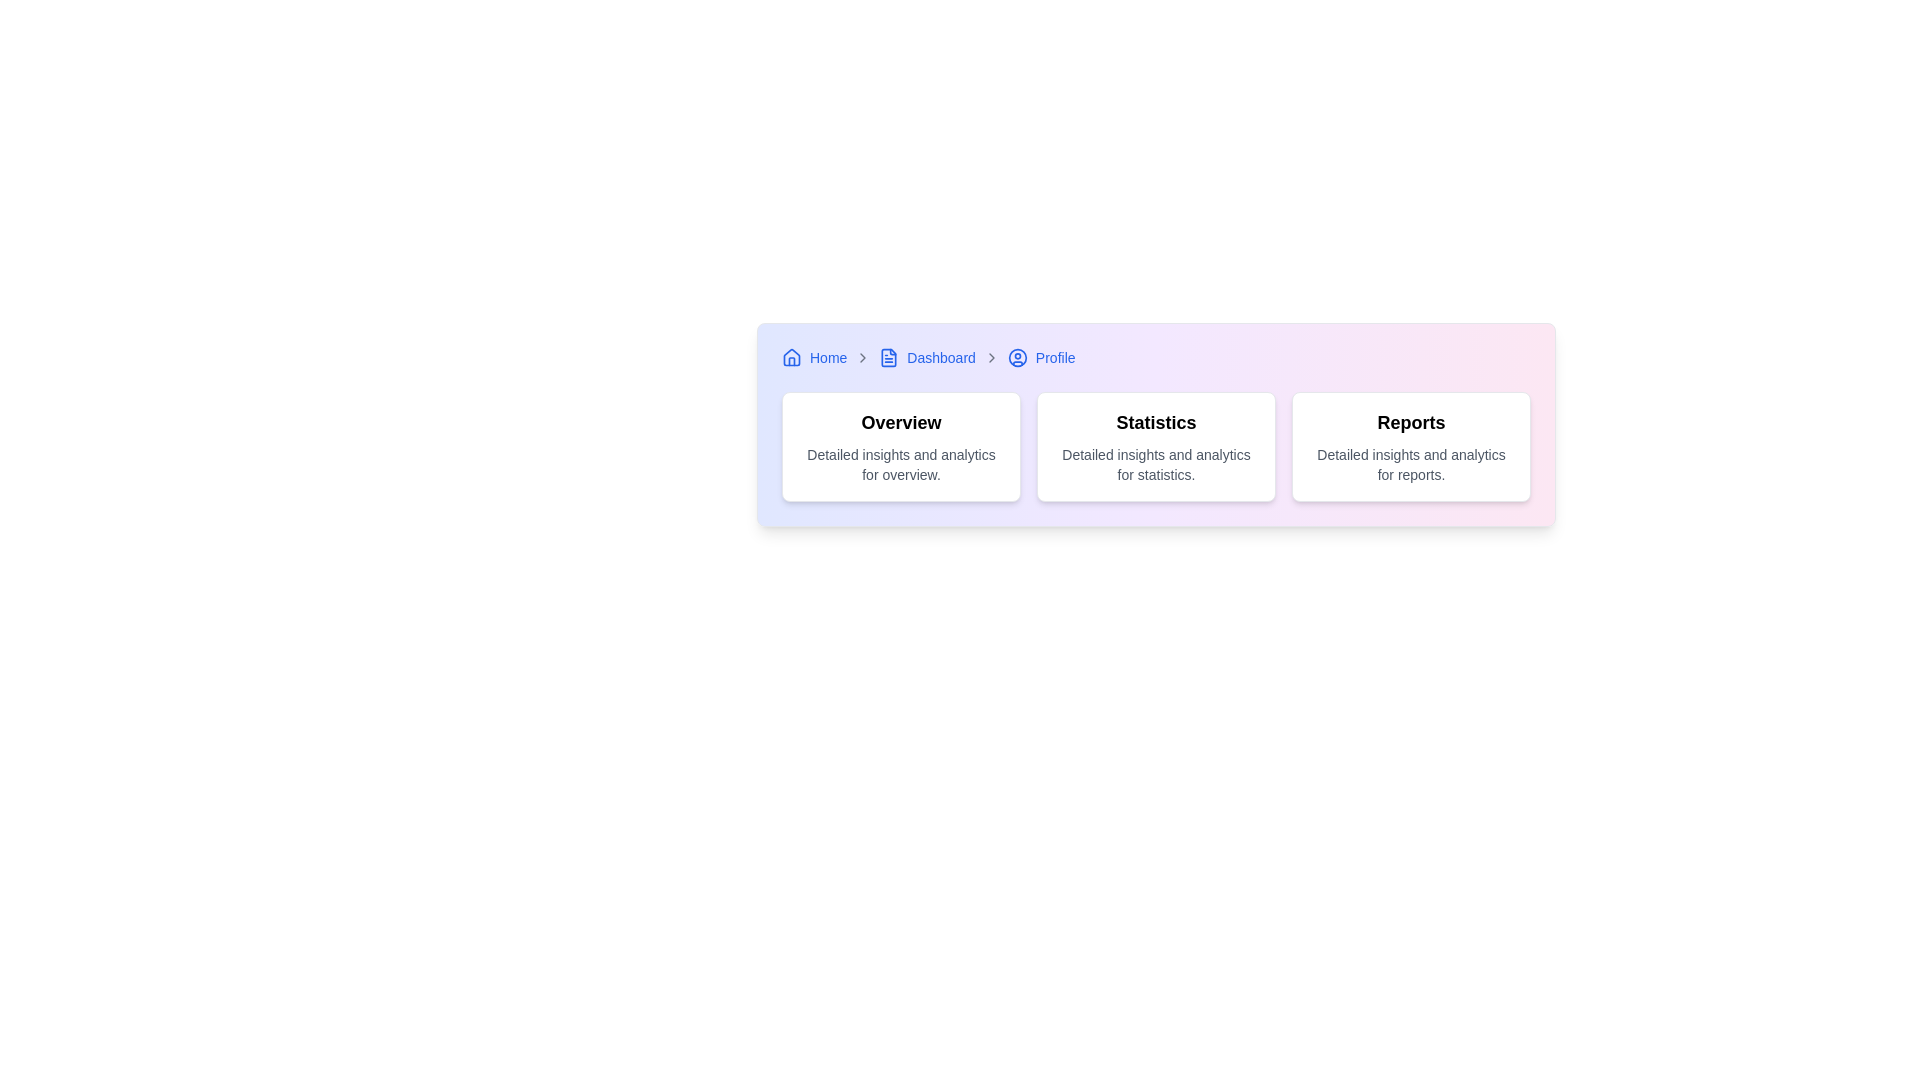 The width and height of the screenshot is (1920, 1080). What do you see at coordinates (900, 465) in the screenshot?
I see `the text element that contains 'Detailed insights and analytics for overview.' which is located in the lower area of the 'Overview' card` at bounding box center [900, 465].